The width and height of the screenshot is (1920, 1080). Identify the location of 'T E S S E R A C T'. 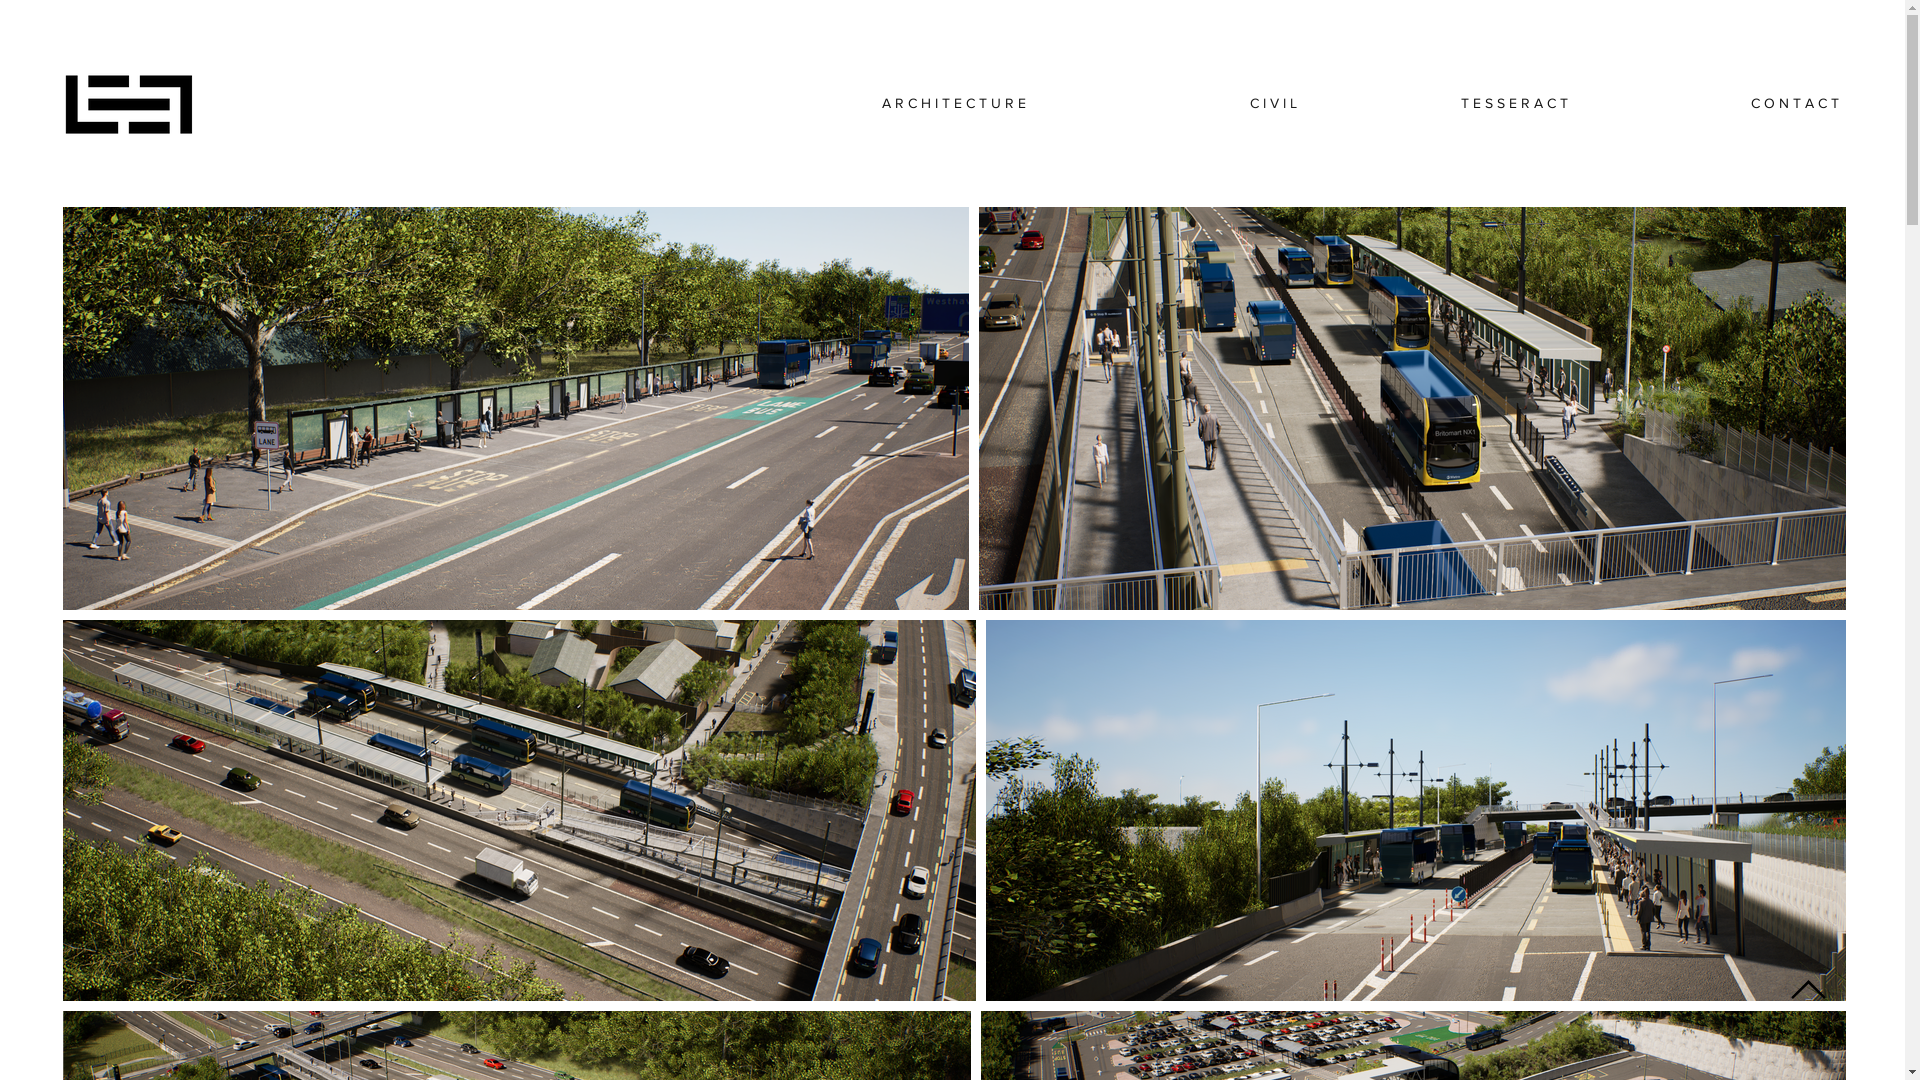
(1441, 103).